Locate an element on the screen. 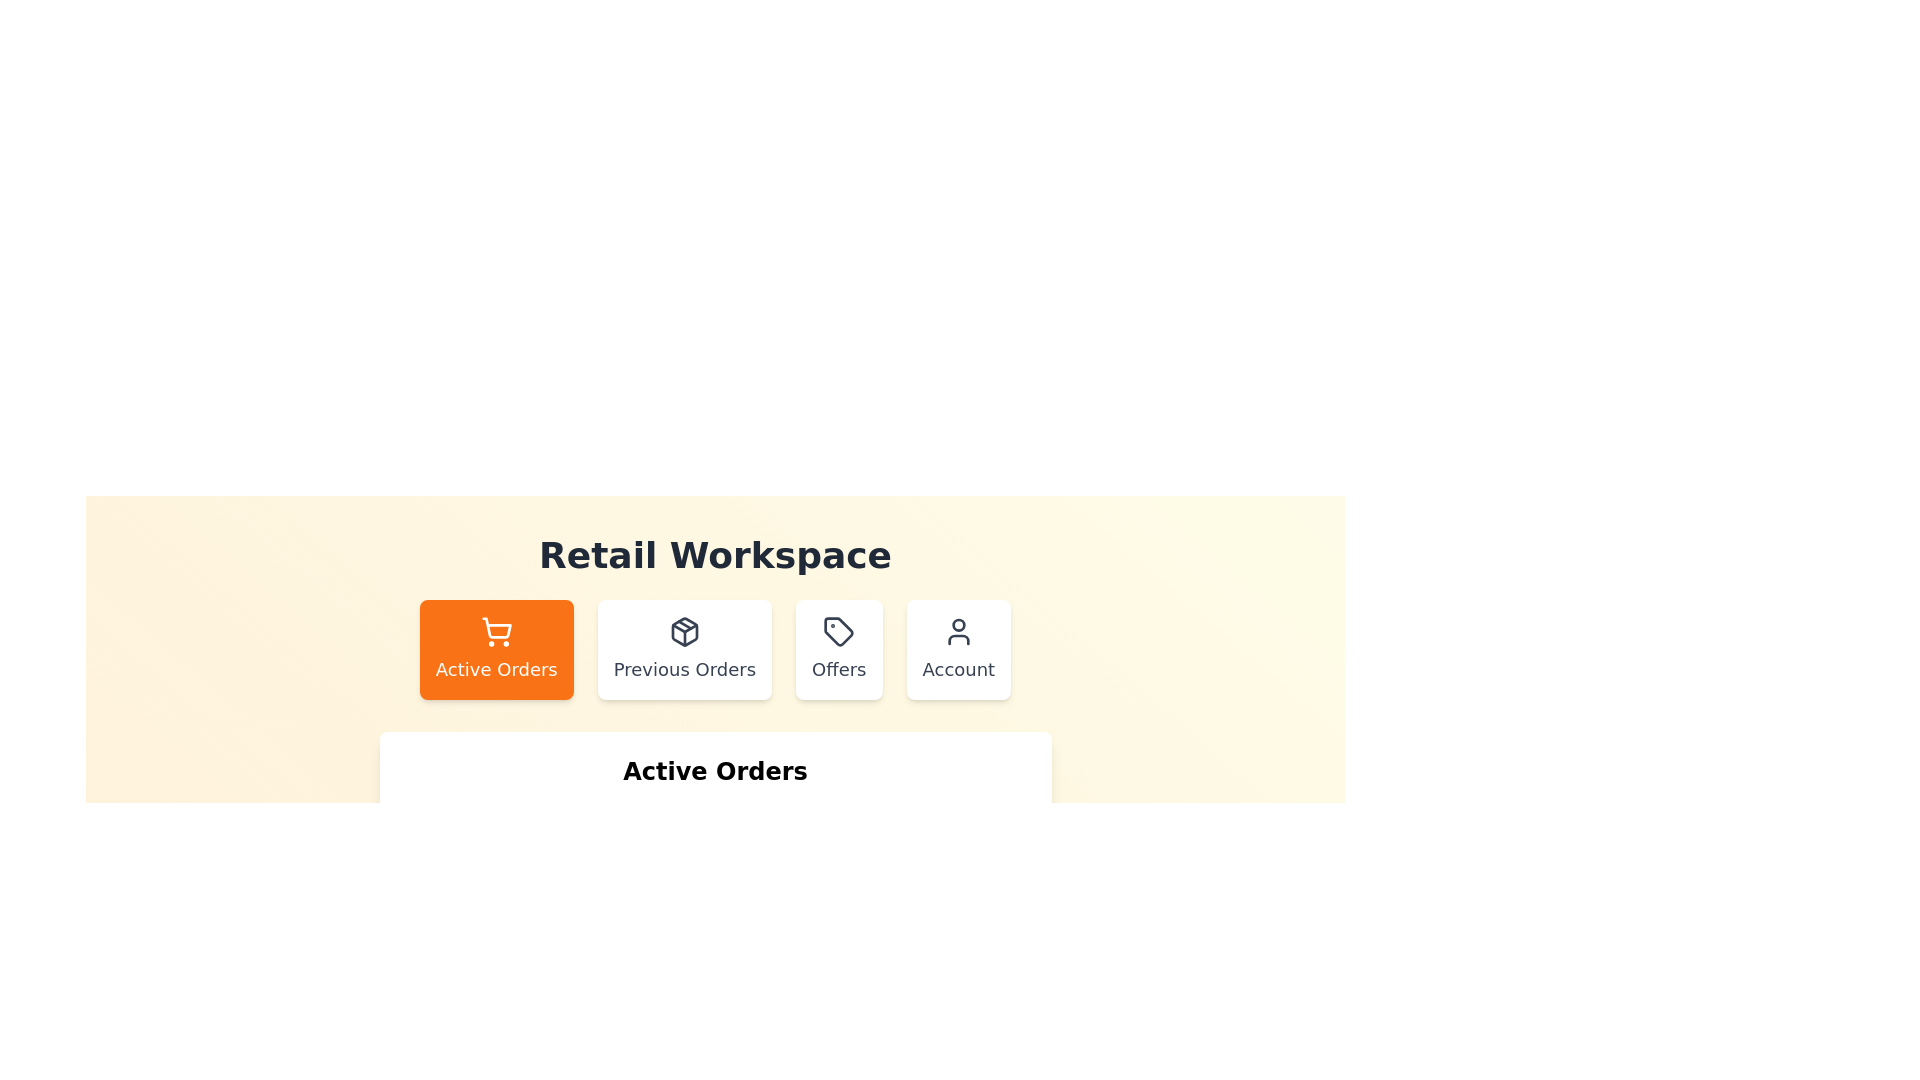  the Previous Orders tab to observe its visual change is located at coordinates (684, 650).